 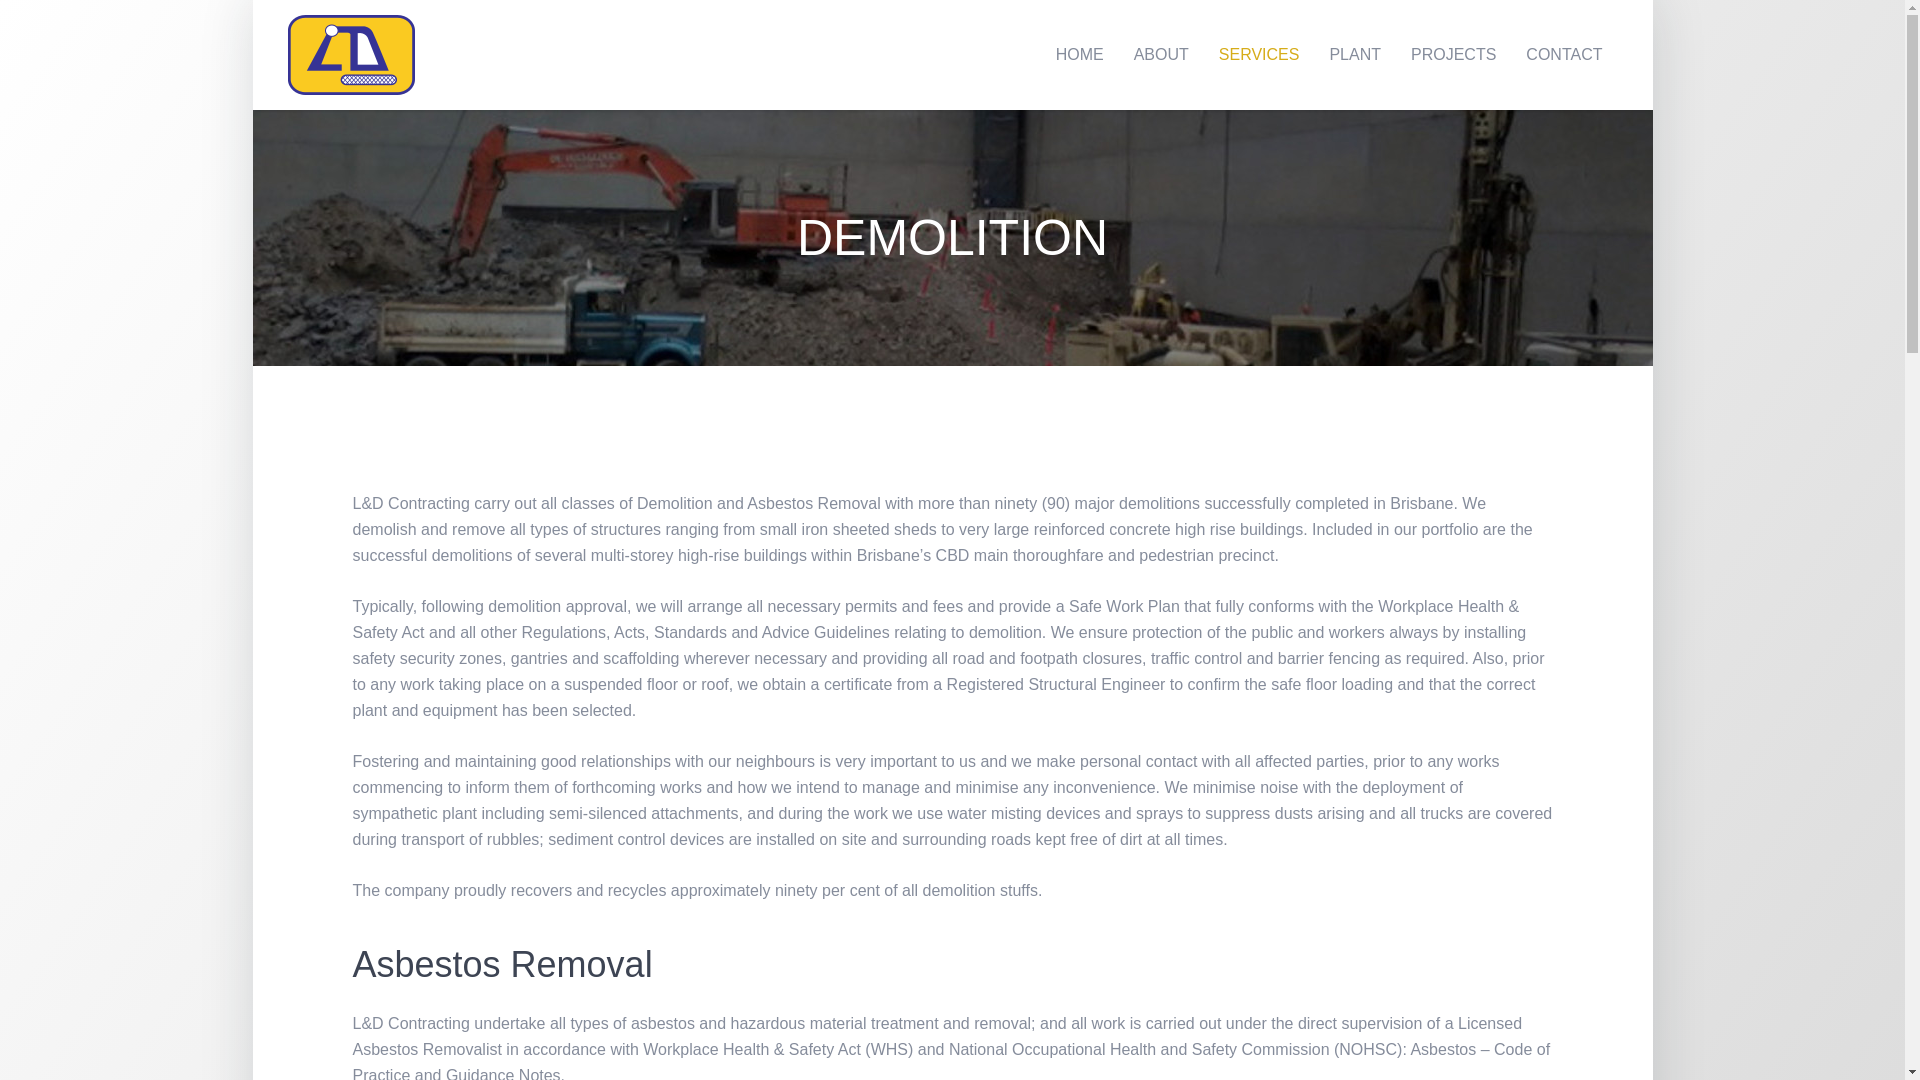 What do you see at coordinates (1079, 53) in the screenshot?
I see `'HOME'` at bounding box center [1079, 53].